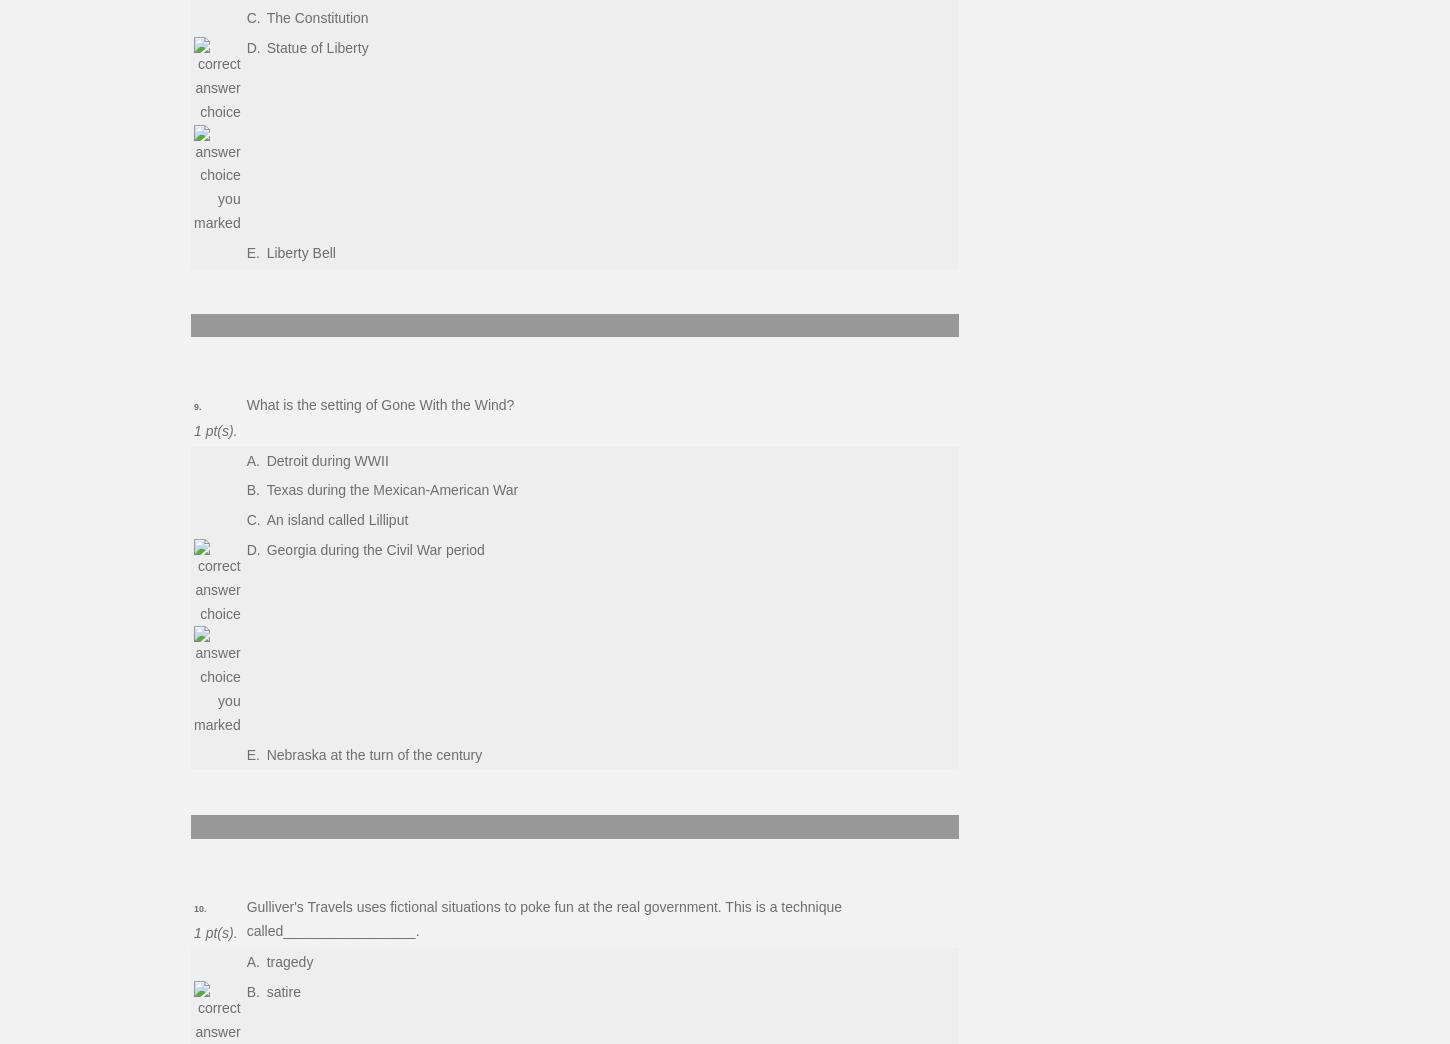 The image size is (1450, 1044). I want to click on 'tragedy', so click(265, 961).